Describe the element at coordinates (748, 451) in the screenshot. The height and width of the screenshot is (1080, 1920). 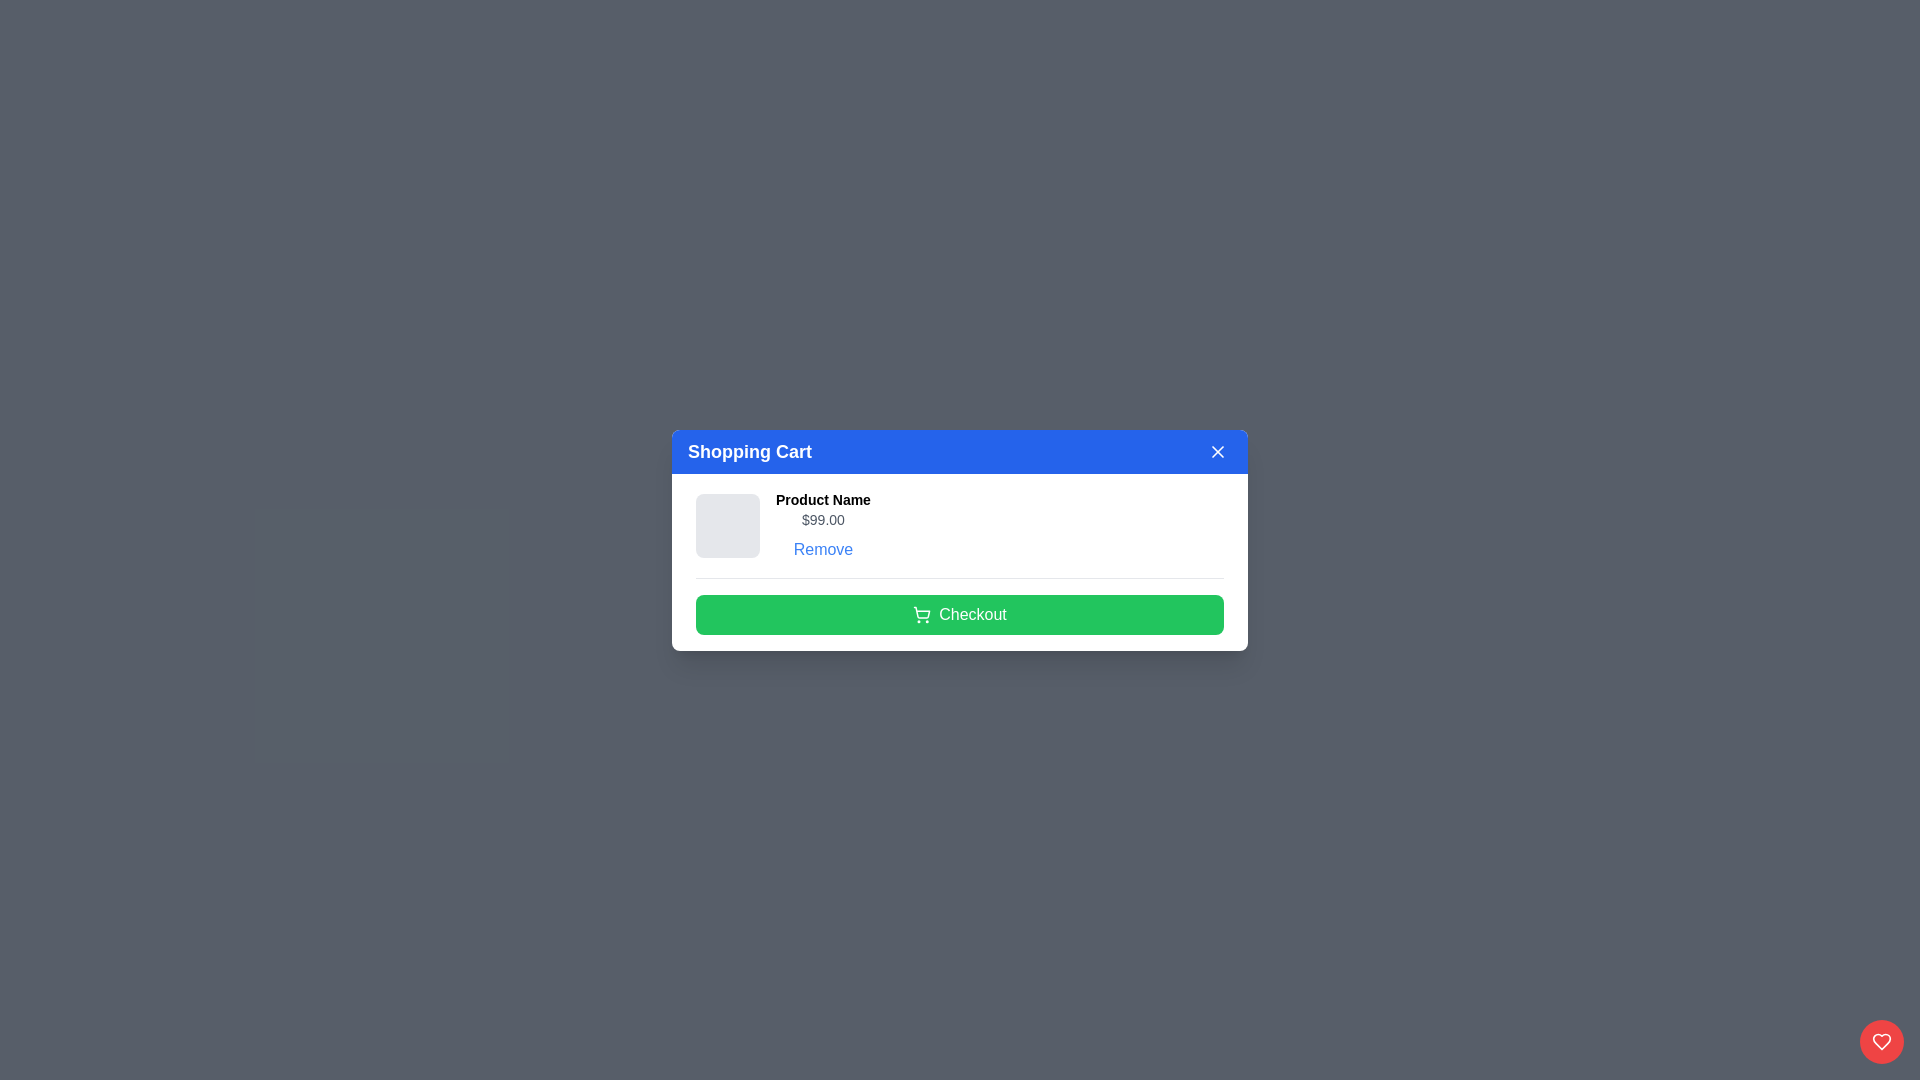
I see `the 'Shopping Cart' text label, which is a bold, medium-sized text located in the center-left of the blue header bar of a shopping cart popup` at that location.